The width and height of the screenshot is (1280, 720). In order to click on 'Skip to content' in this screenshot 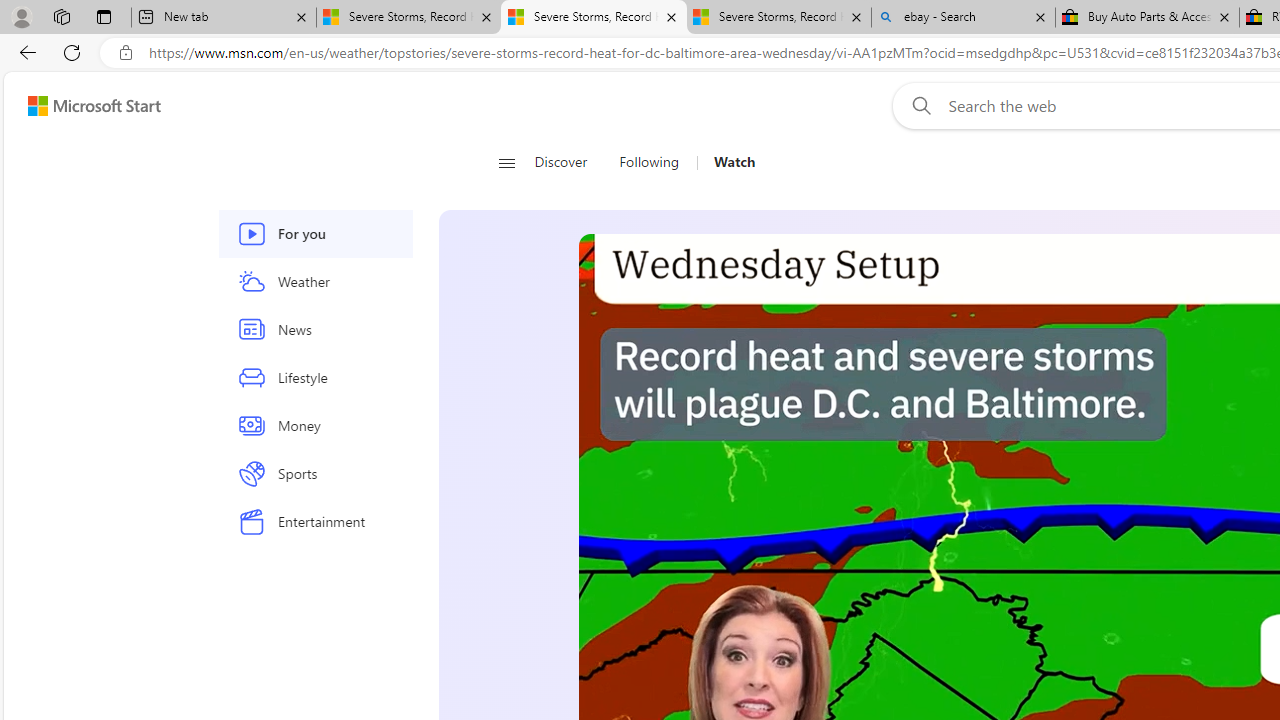, I will do `click(86, 105)`.